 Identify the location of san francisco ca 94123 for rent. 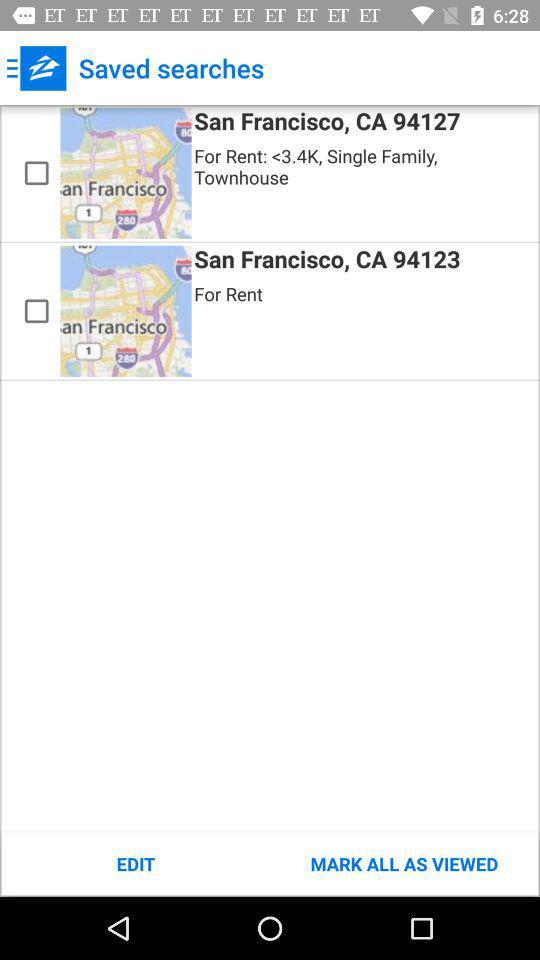
(36, 311).